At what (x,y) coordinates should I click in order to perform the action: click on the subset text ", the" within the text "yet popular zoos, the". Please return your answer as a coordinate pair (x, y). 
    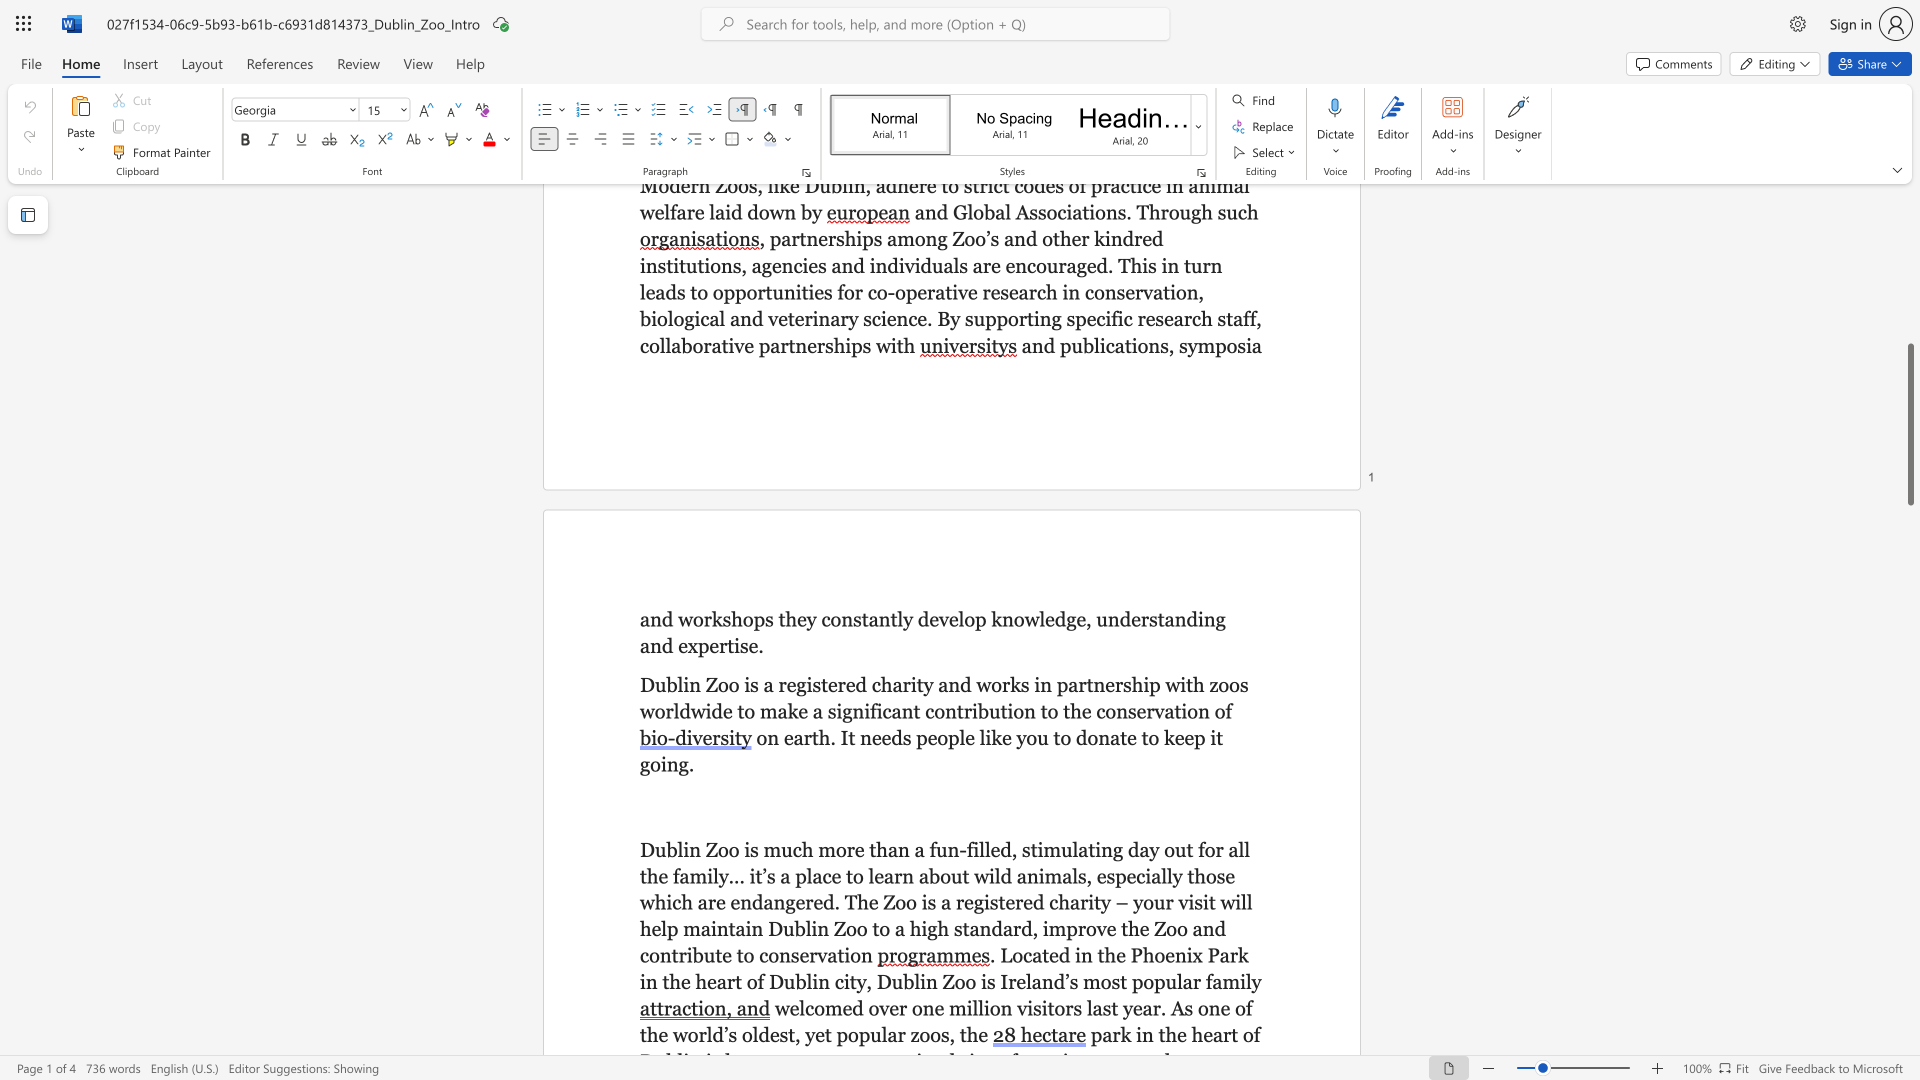
    Looking at the image, I should click on (948, 1034).